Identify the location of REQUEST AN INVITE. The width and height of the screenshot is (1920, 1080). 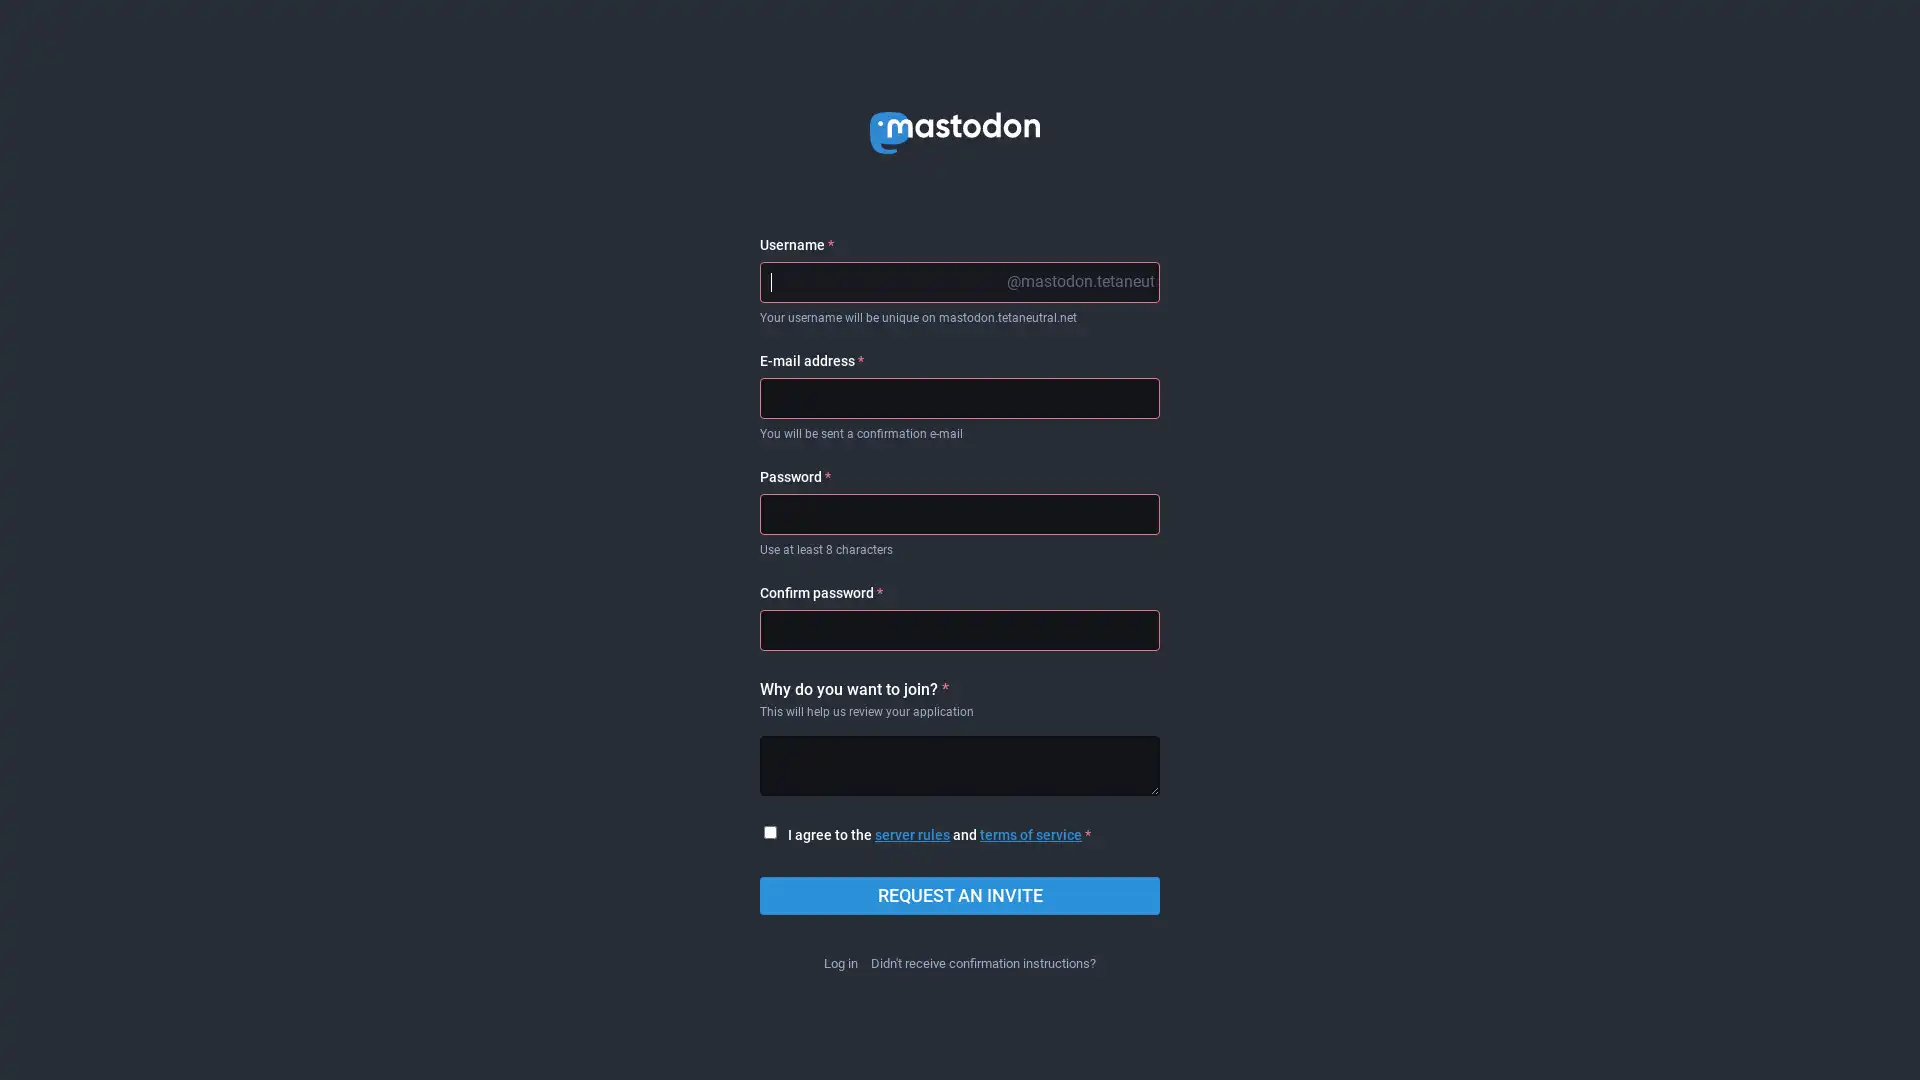
(960, 894).